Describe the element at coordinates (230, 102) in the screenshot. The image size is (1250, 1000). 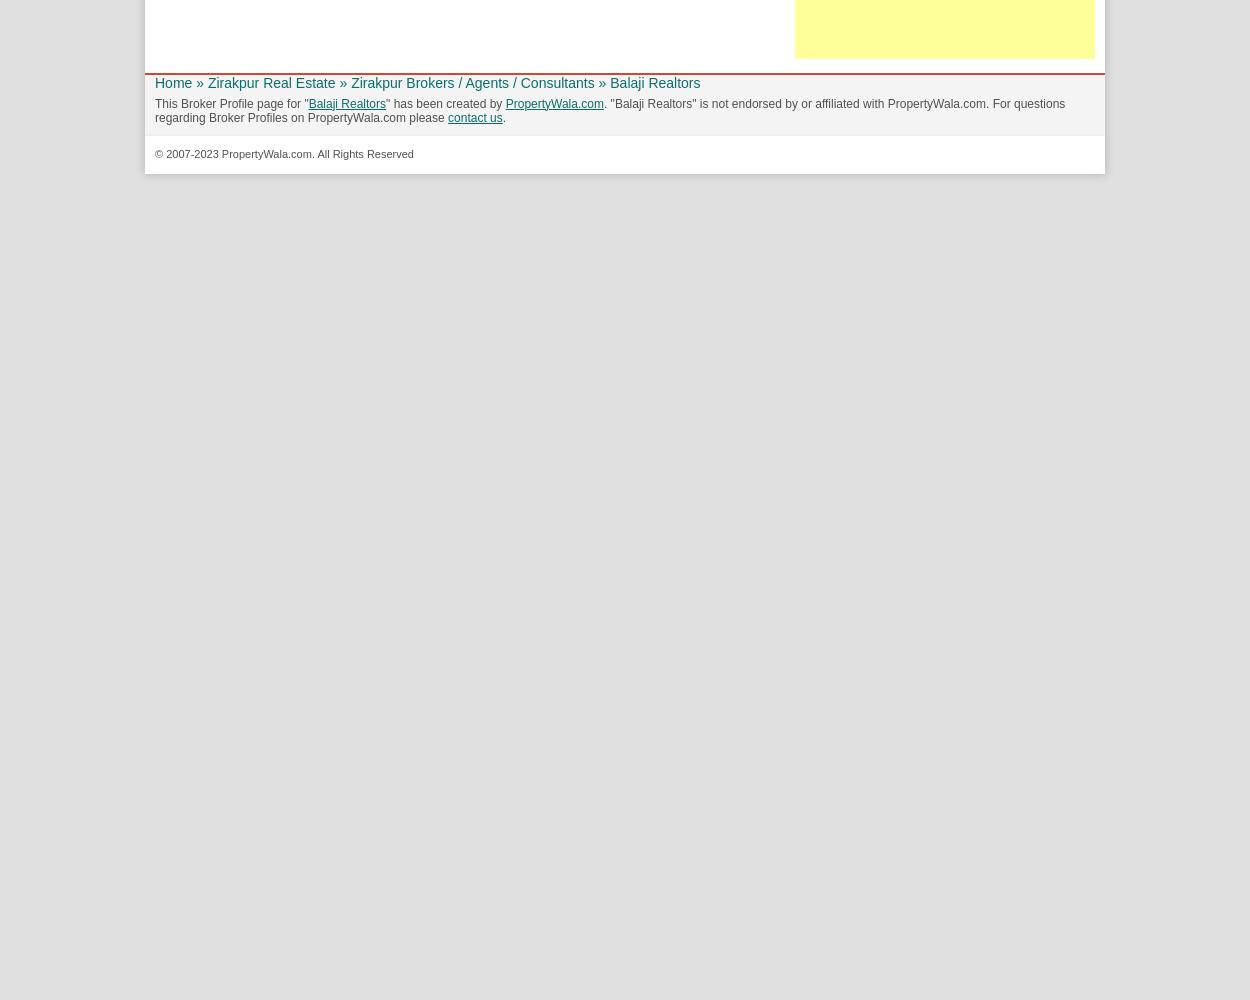
I see `'This
                Broker
                Profile page for "'` at that location.